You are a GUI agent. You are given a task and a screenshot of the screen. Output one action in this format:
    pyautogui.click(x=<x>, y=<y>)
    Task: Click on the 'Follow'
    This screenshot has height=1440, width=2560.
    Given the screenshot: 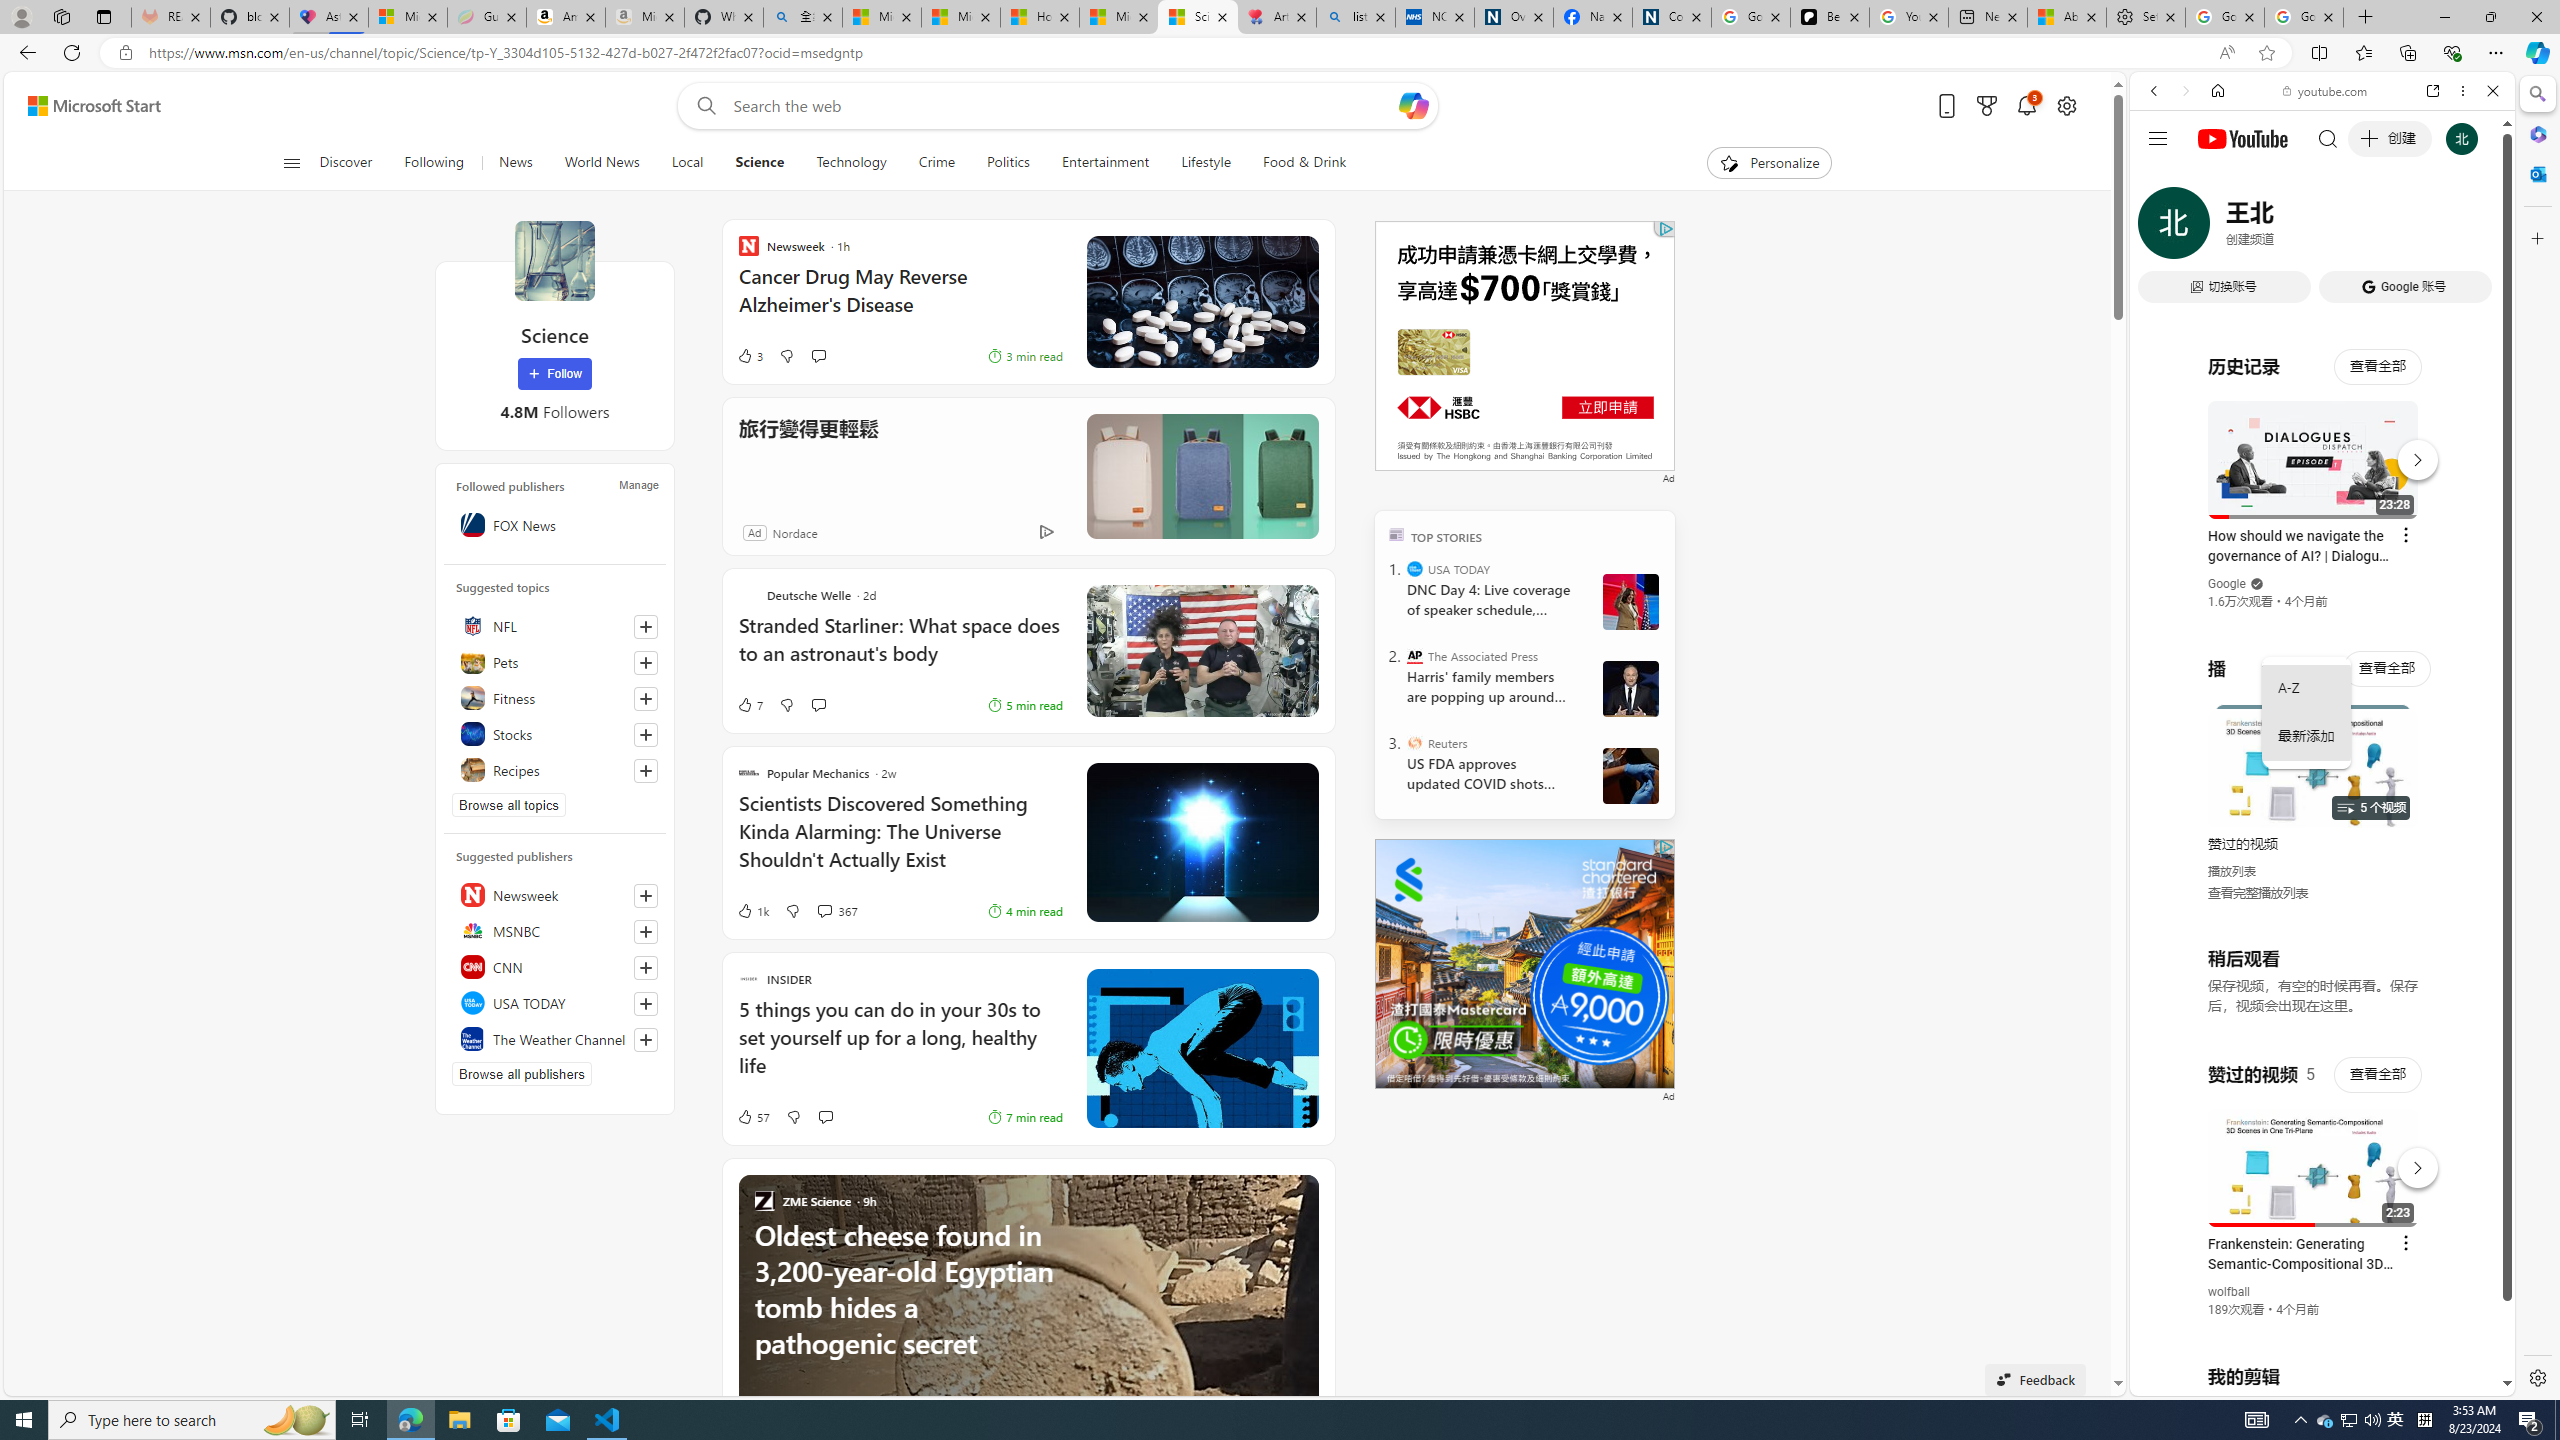 What is the action you would take?
    pyautogui.click(x=554, y=374)
    